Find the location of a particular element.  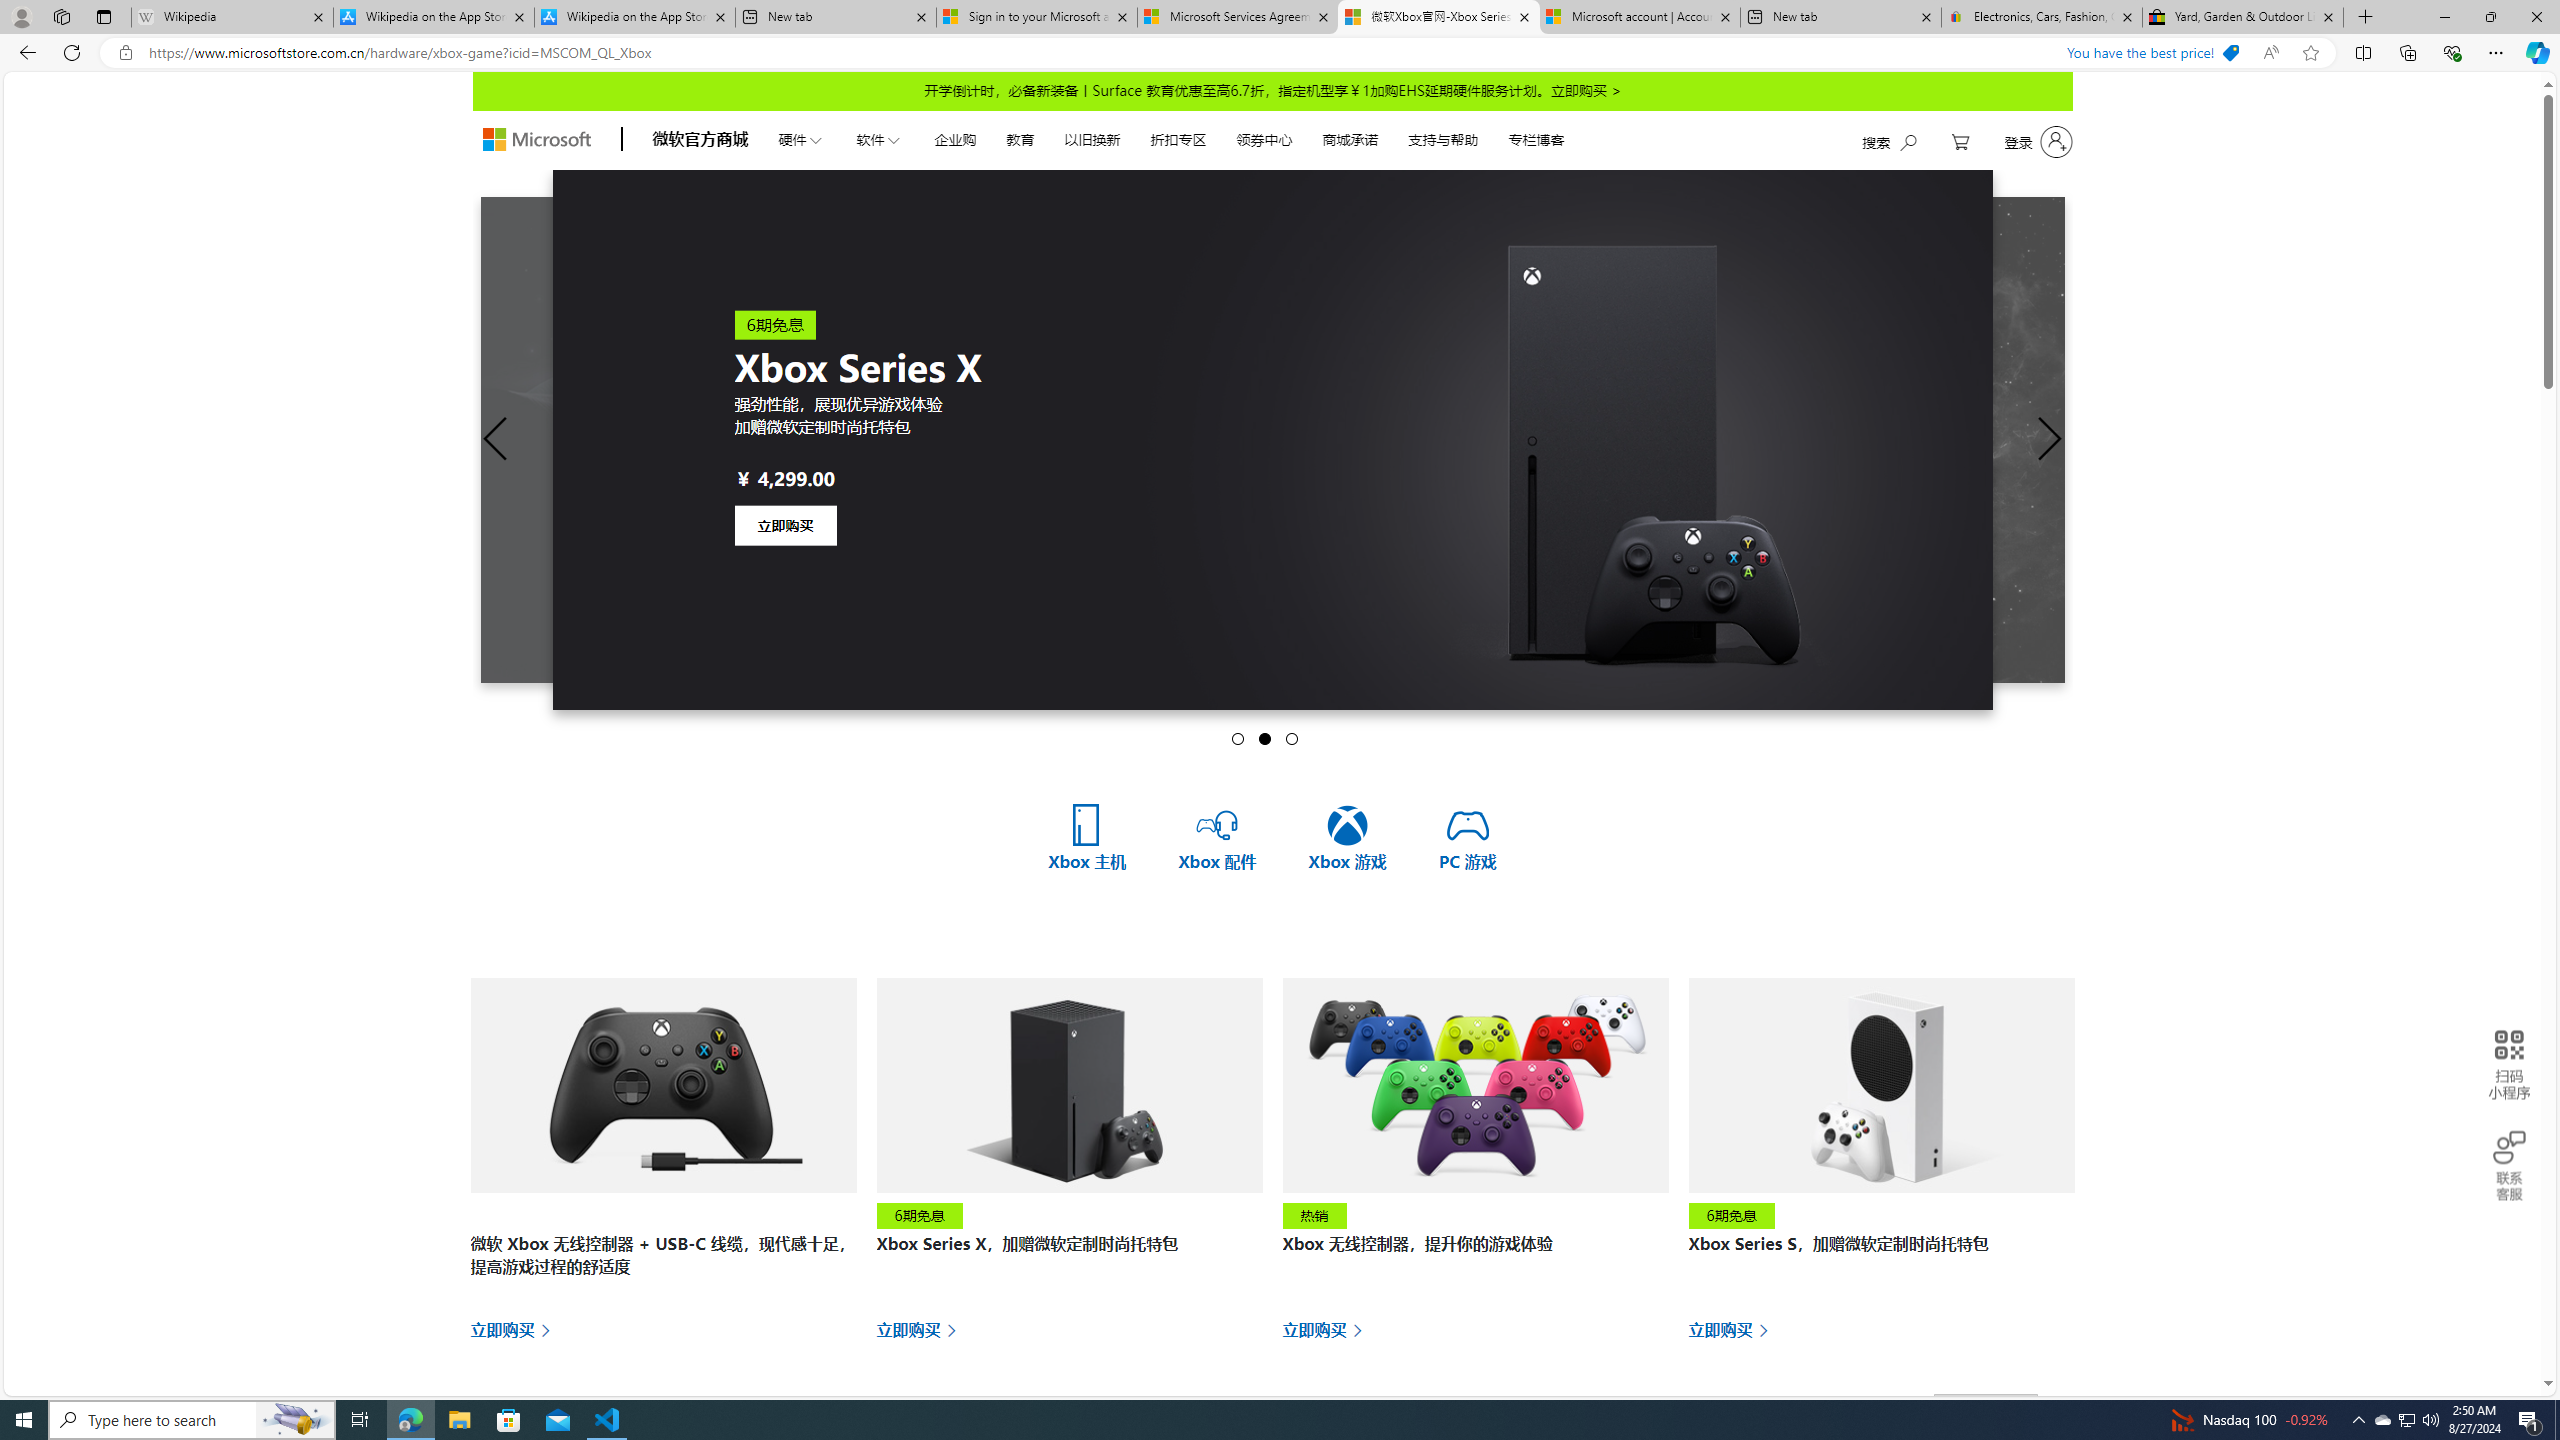

'Microsoft account | Account Checkup' is located at coordinates (1638, 16).